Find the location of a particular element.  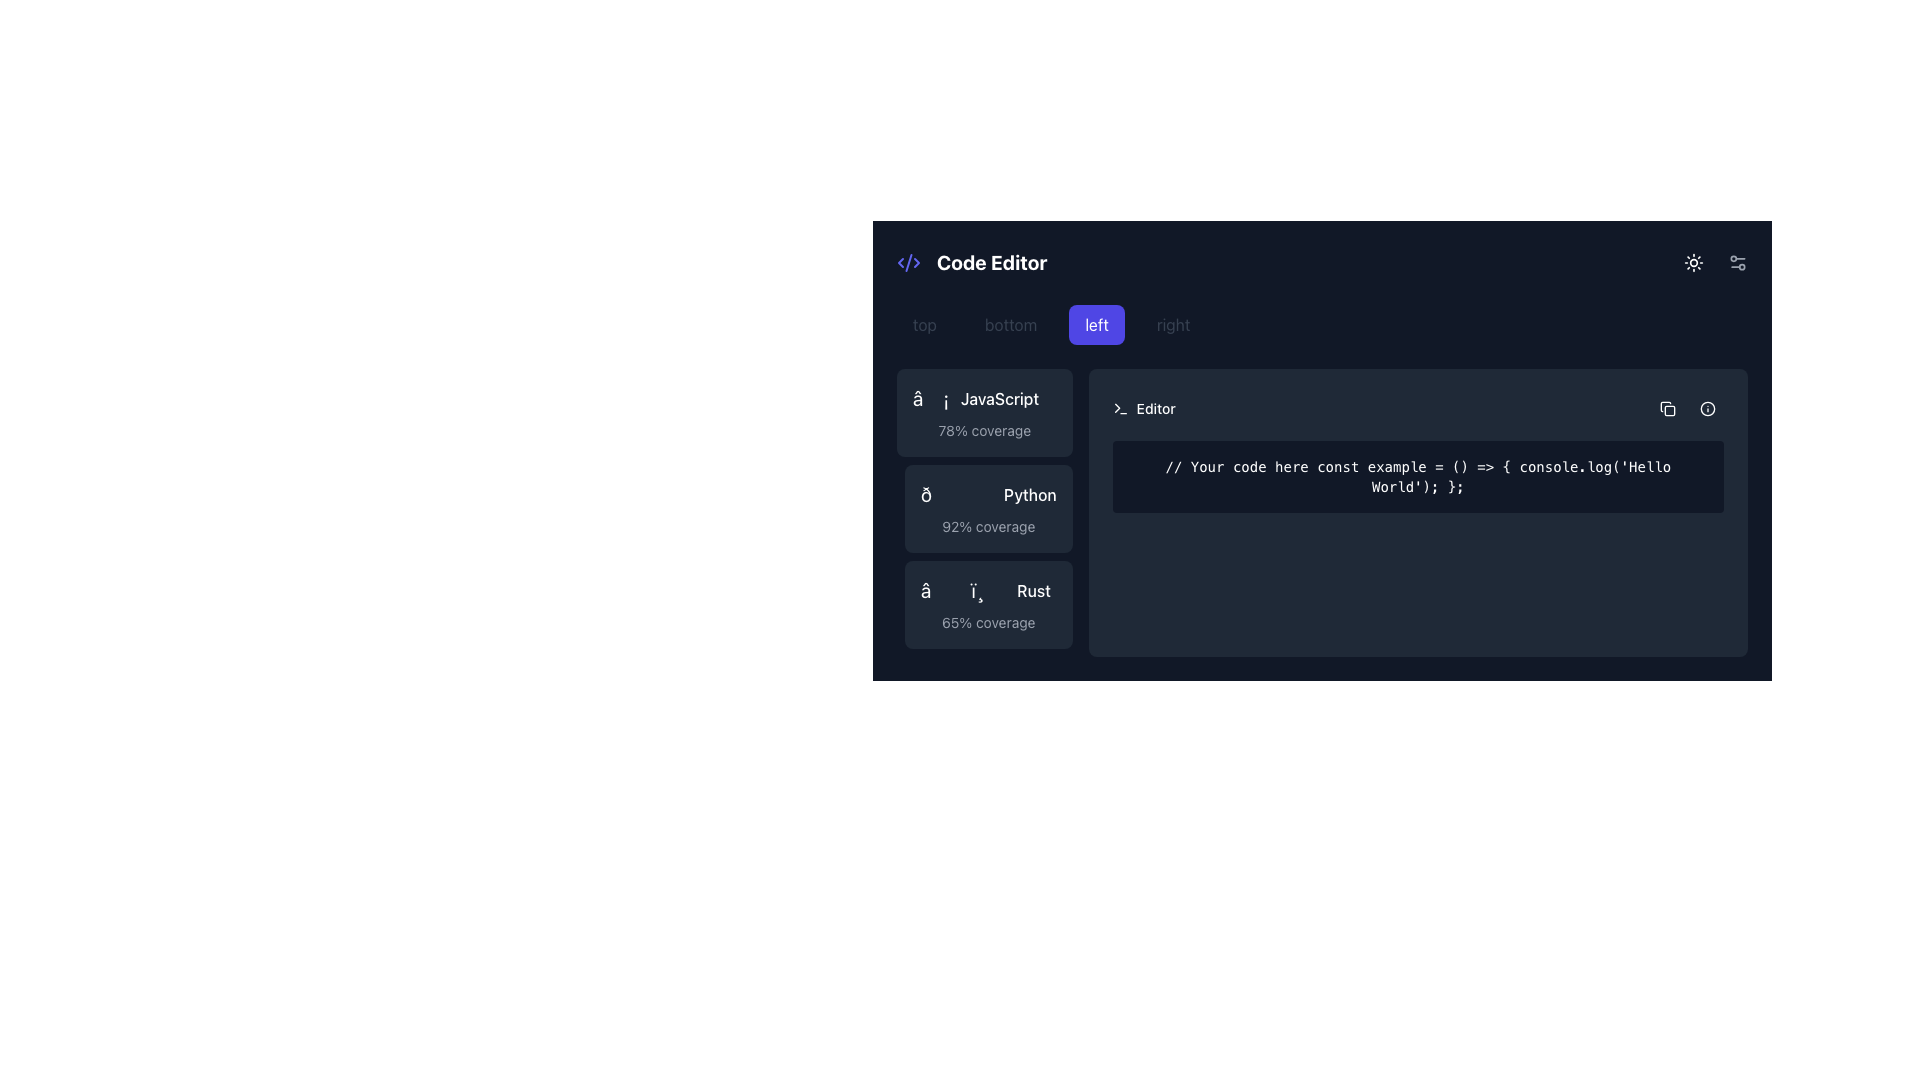

the Informational card displaying 'Python' coverage statistics, located second from the top in the group of cards is located at coordinates (988, 508).